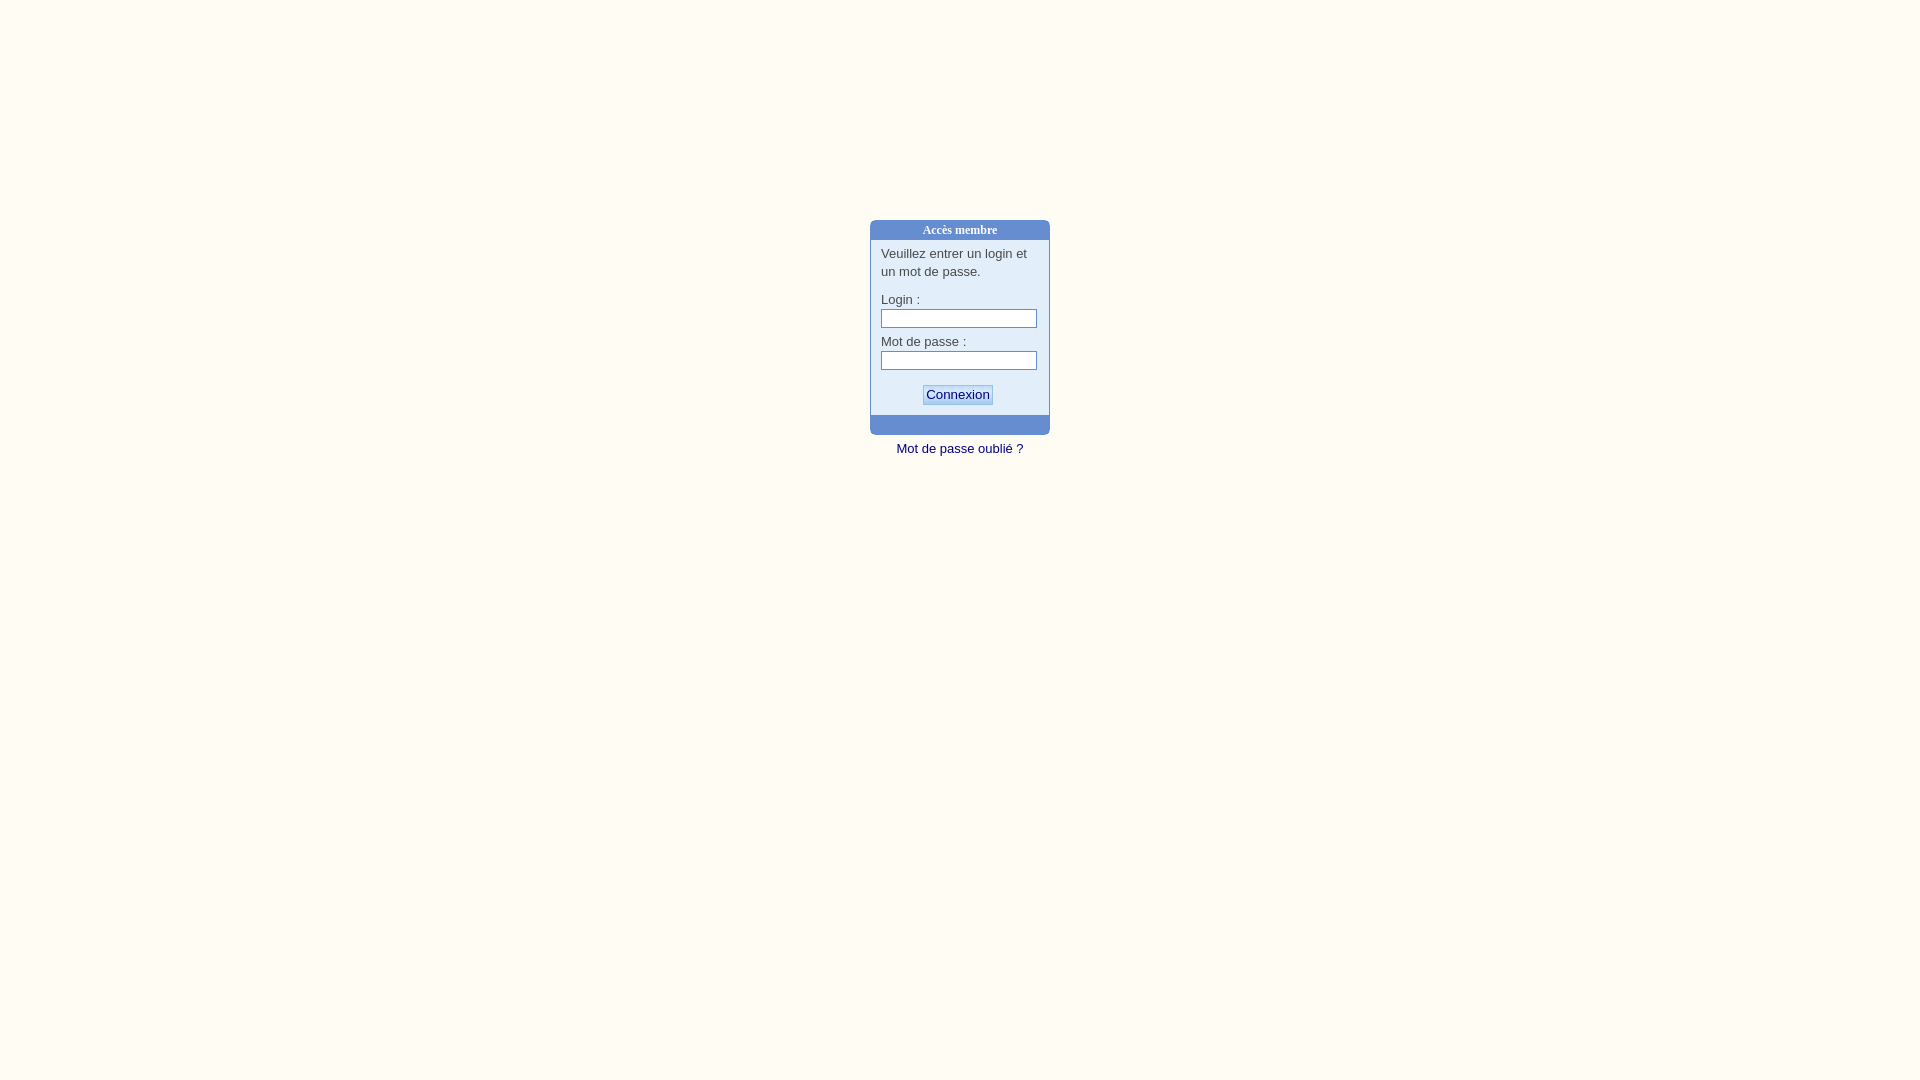 The height and width of the screenshot is (1080, 1920). Describe the element at coordinates (957, 394) in the screenshot. I see `'Connexion'` at that location.